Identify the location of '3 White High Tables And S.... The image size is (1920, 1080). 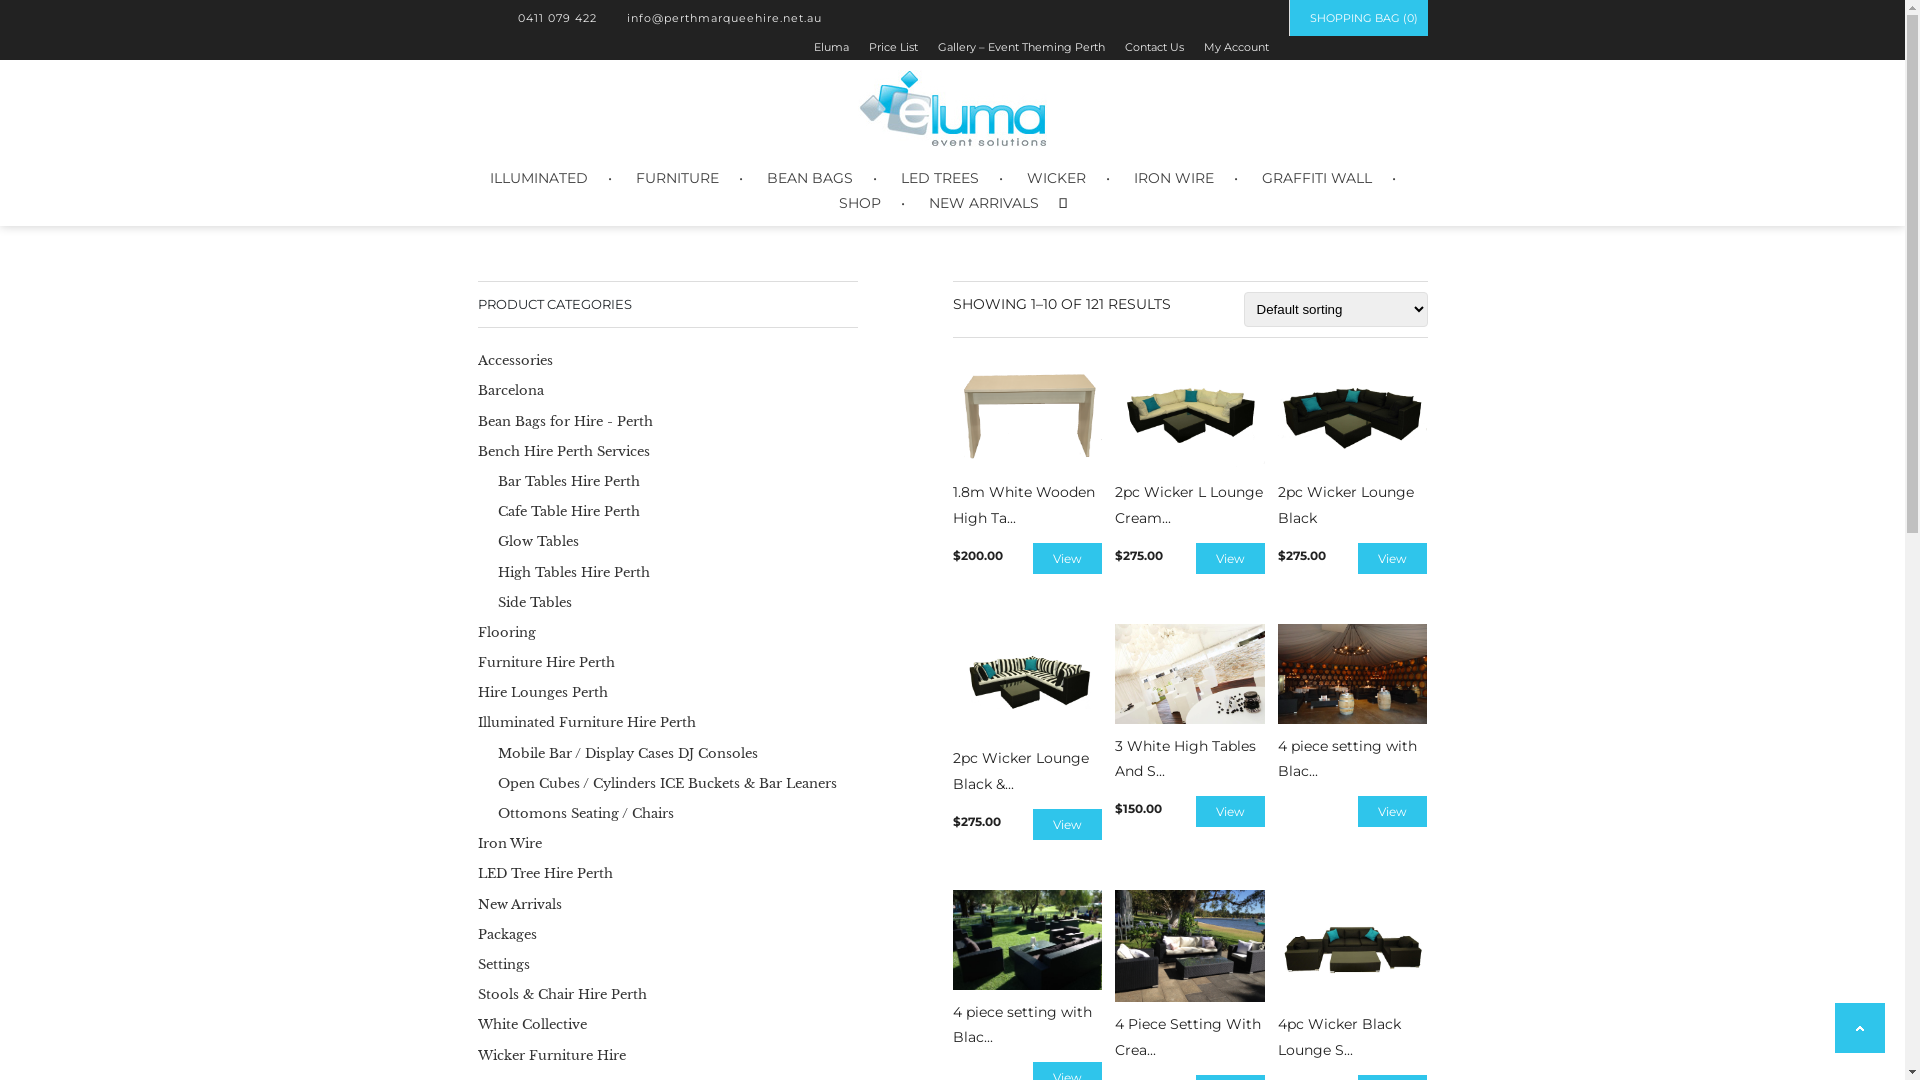
(1190, 703).